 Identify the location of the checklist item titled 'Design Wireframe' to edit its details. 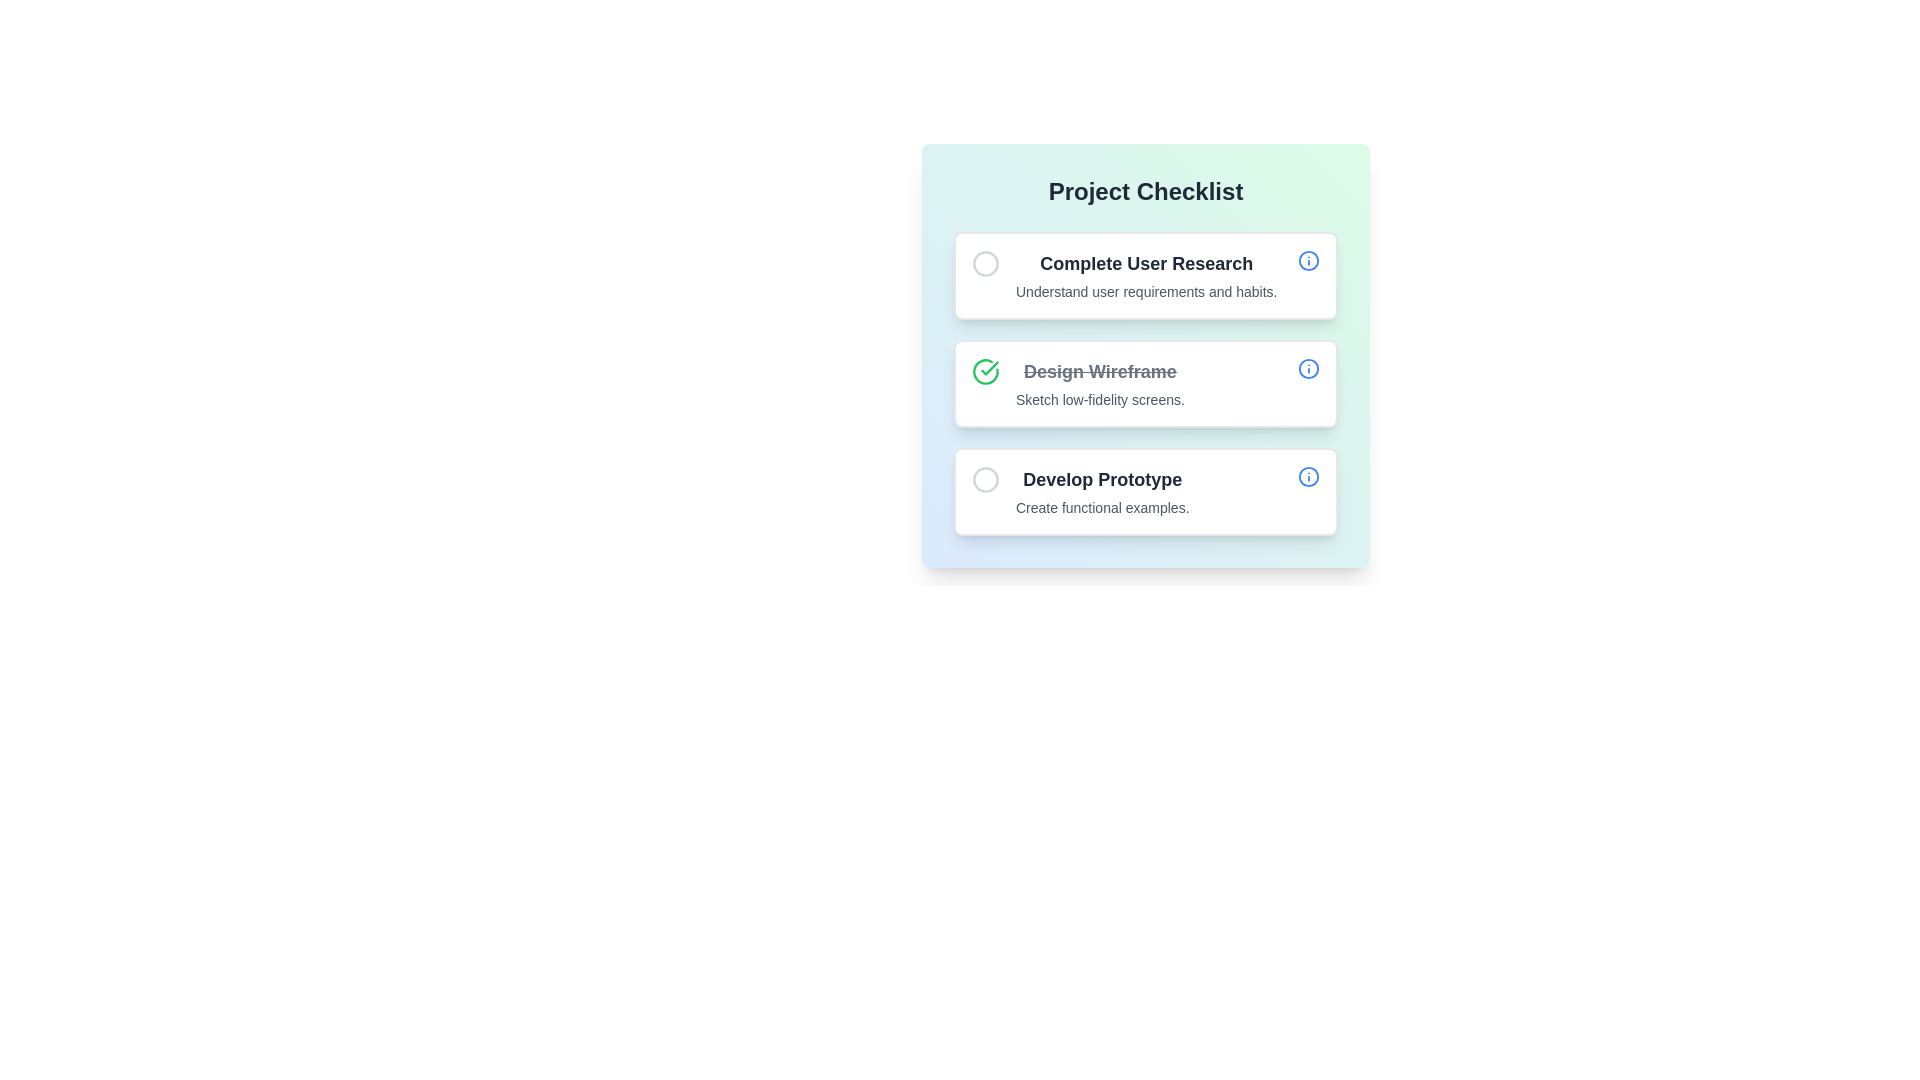
(1146, 352).